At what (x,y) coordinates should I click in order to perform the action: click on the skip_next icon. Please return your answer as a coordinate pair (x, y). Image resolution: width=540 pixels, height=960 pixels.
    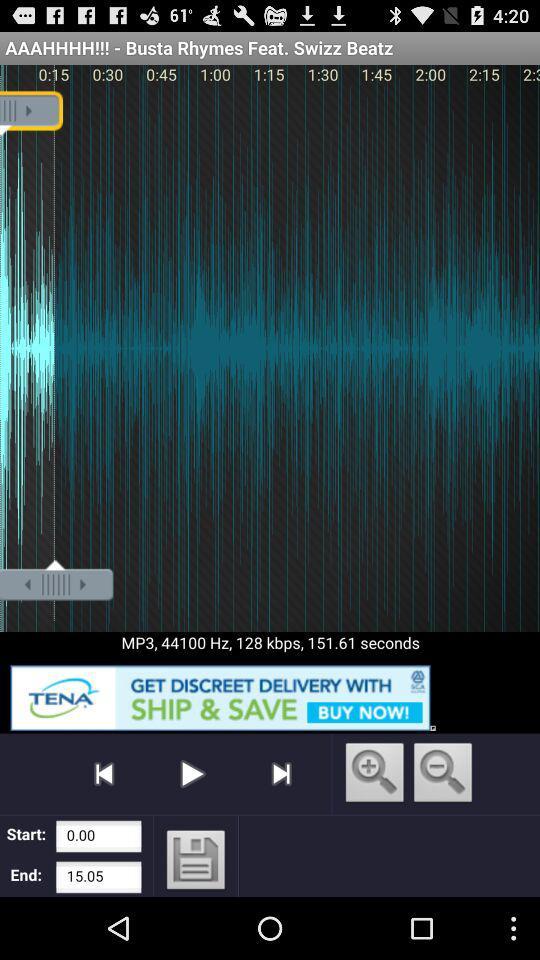
    Looking at the image, I should click on (280, 828).